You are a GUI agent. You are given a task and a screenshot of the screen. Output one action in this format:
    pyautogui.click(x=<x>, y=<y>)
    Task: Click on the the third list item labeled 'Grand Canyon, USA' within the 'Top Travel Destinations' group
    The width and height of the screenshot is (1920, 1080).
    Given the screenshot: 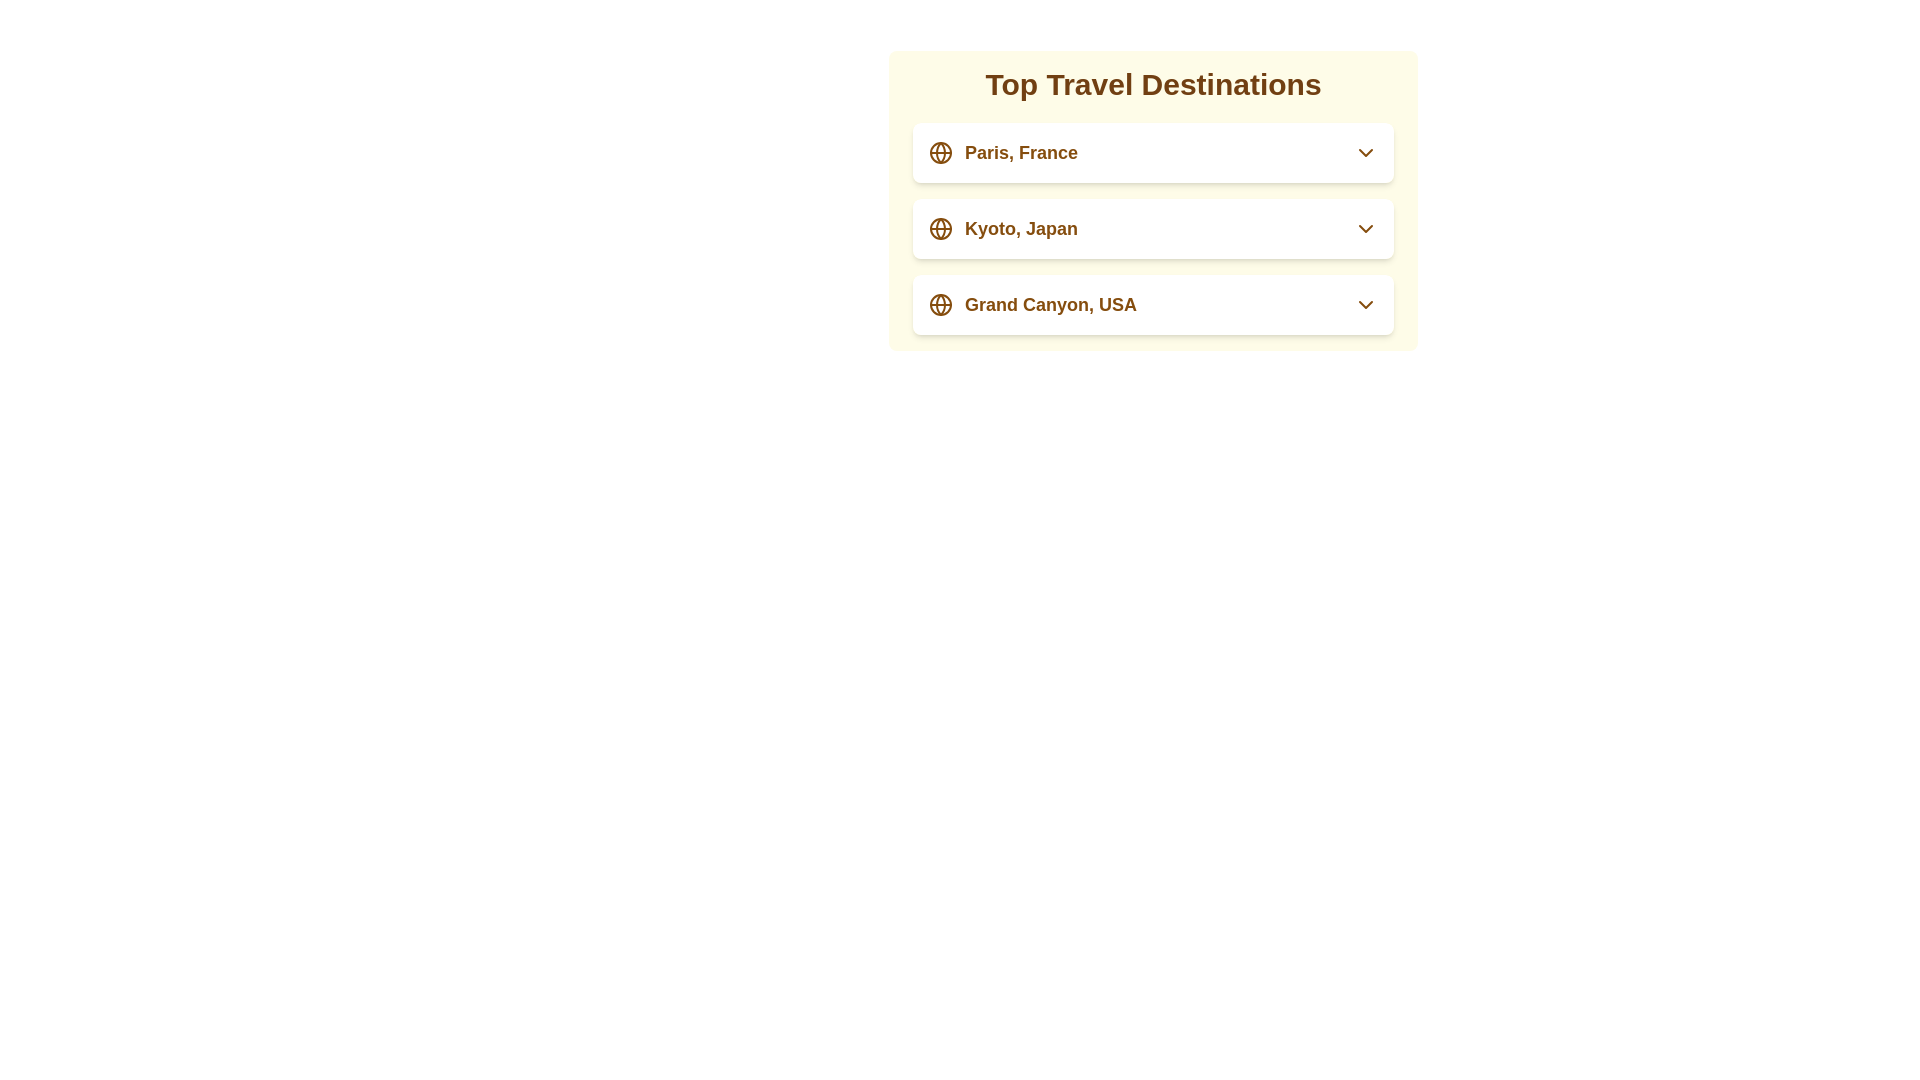 What is the action you would take?
    pyautogui.click(x=1153, y=304)
    